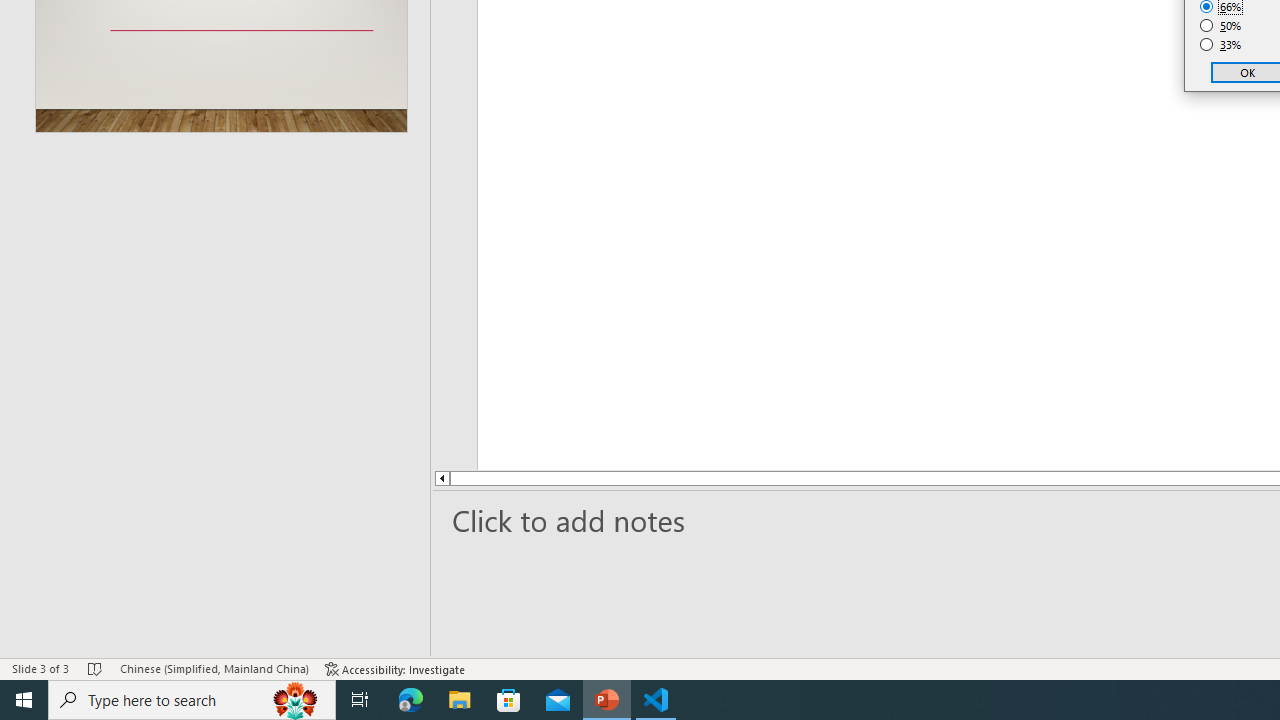 This screenshot has width=1280, height=720. What do you see at coordinates (656, 698) in the screenshot?
I see `'Visual Studio Code - 1 running window'` at bounding box center [656, 698].